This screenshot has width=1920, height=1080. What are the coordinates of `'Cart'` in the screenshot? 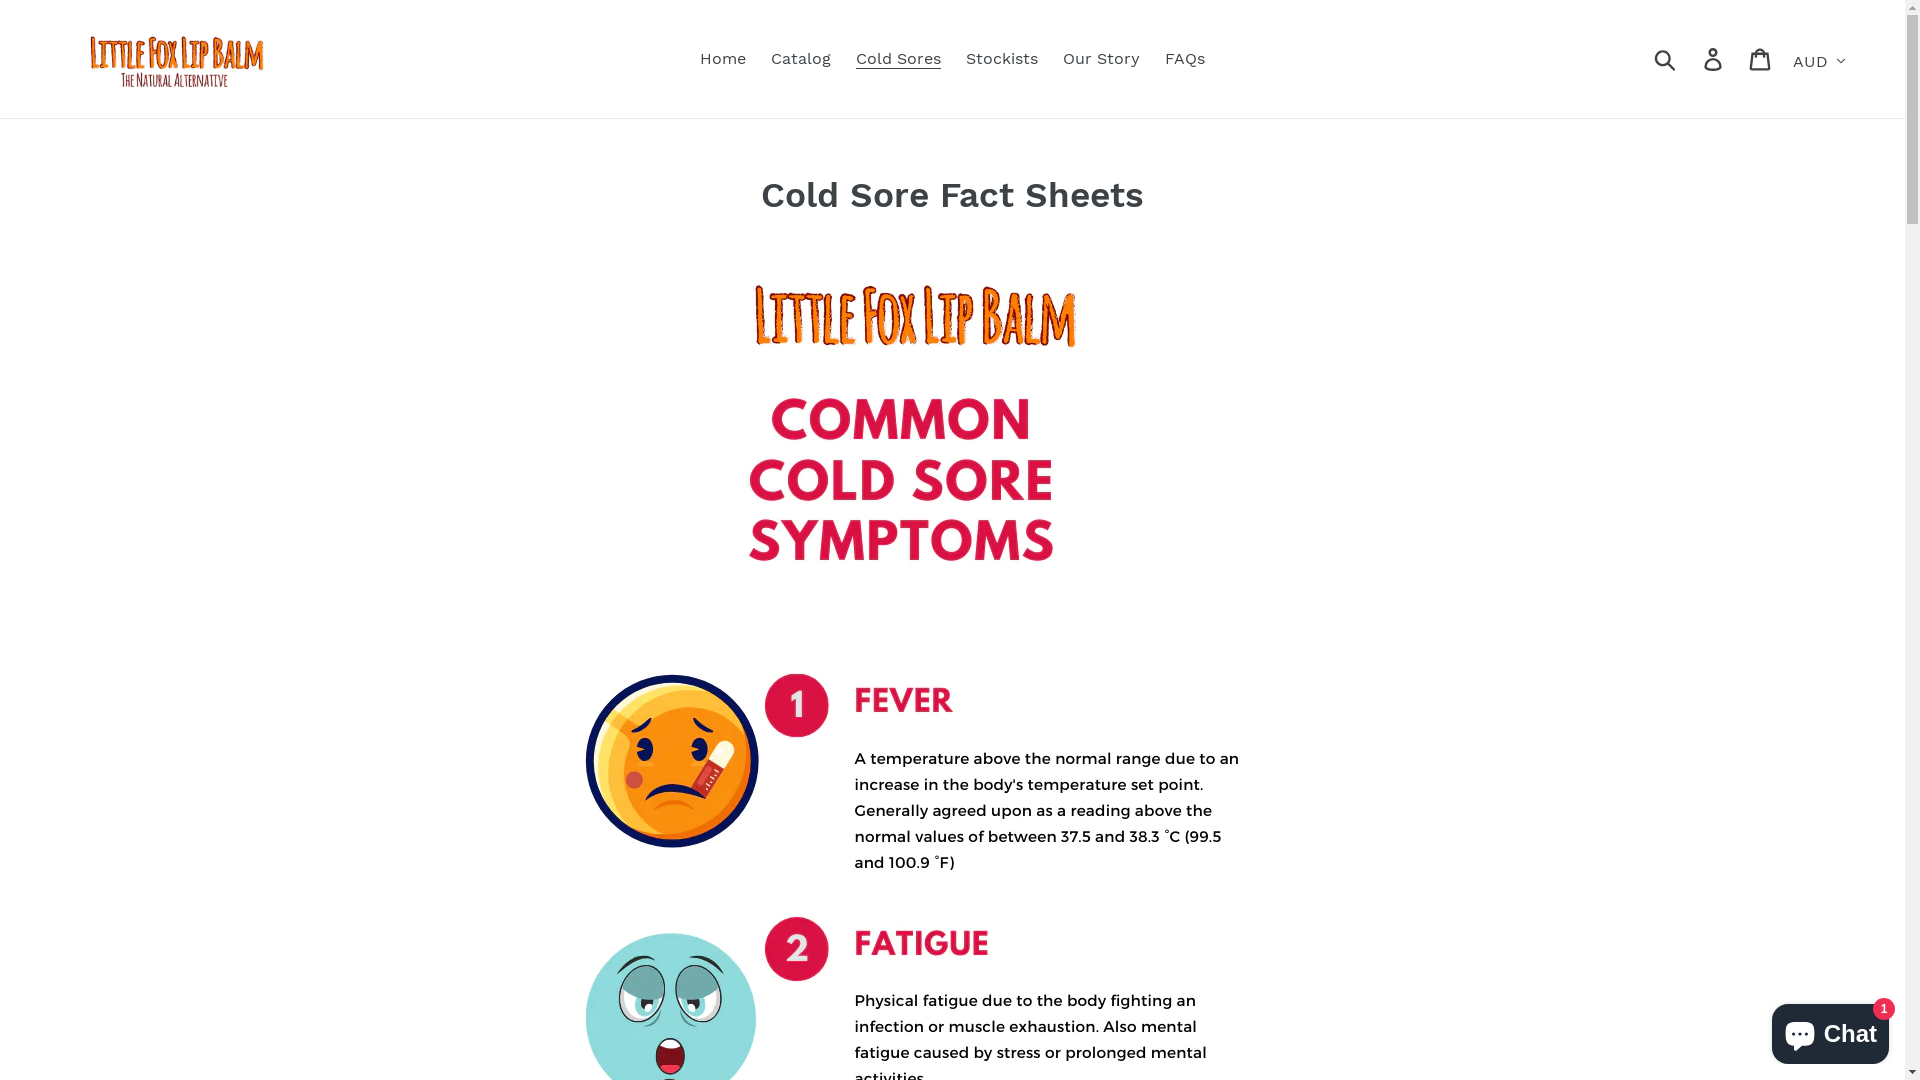 It's located at (1761, 58).